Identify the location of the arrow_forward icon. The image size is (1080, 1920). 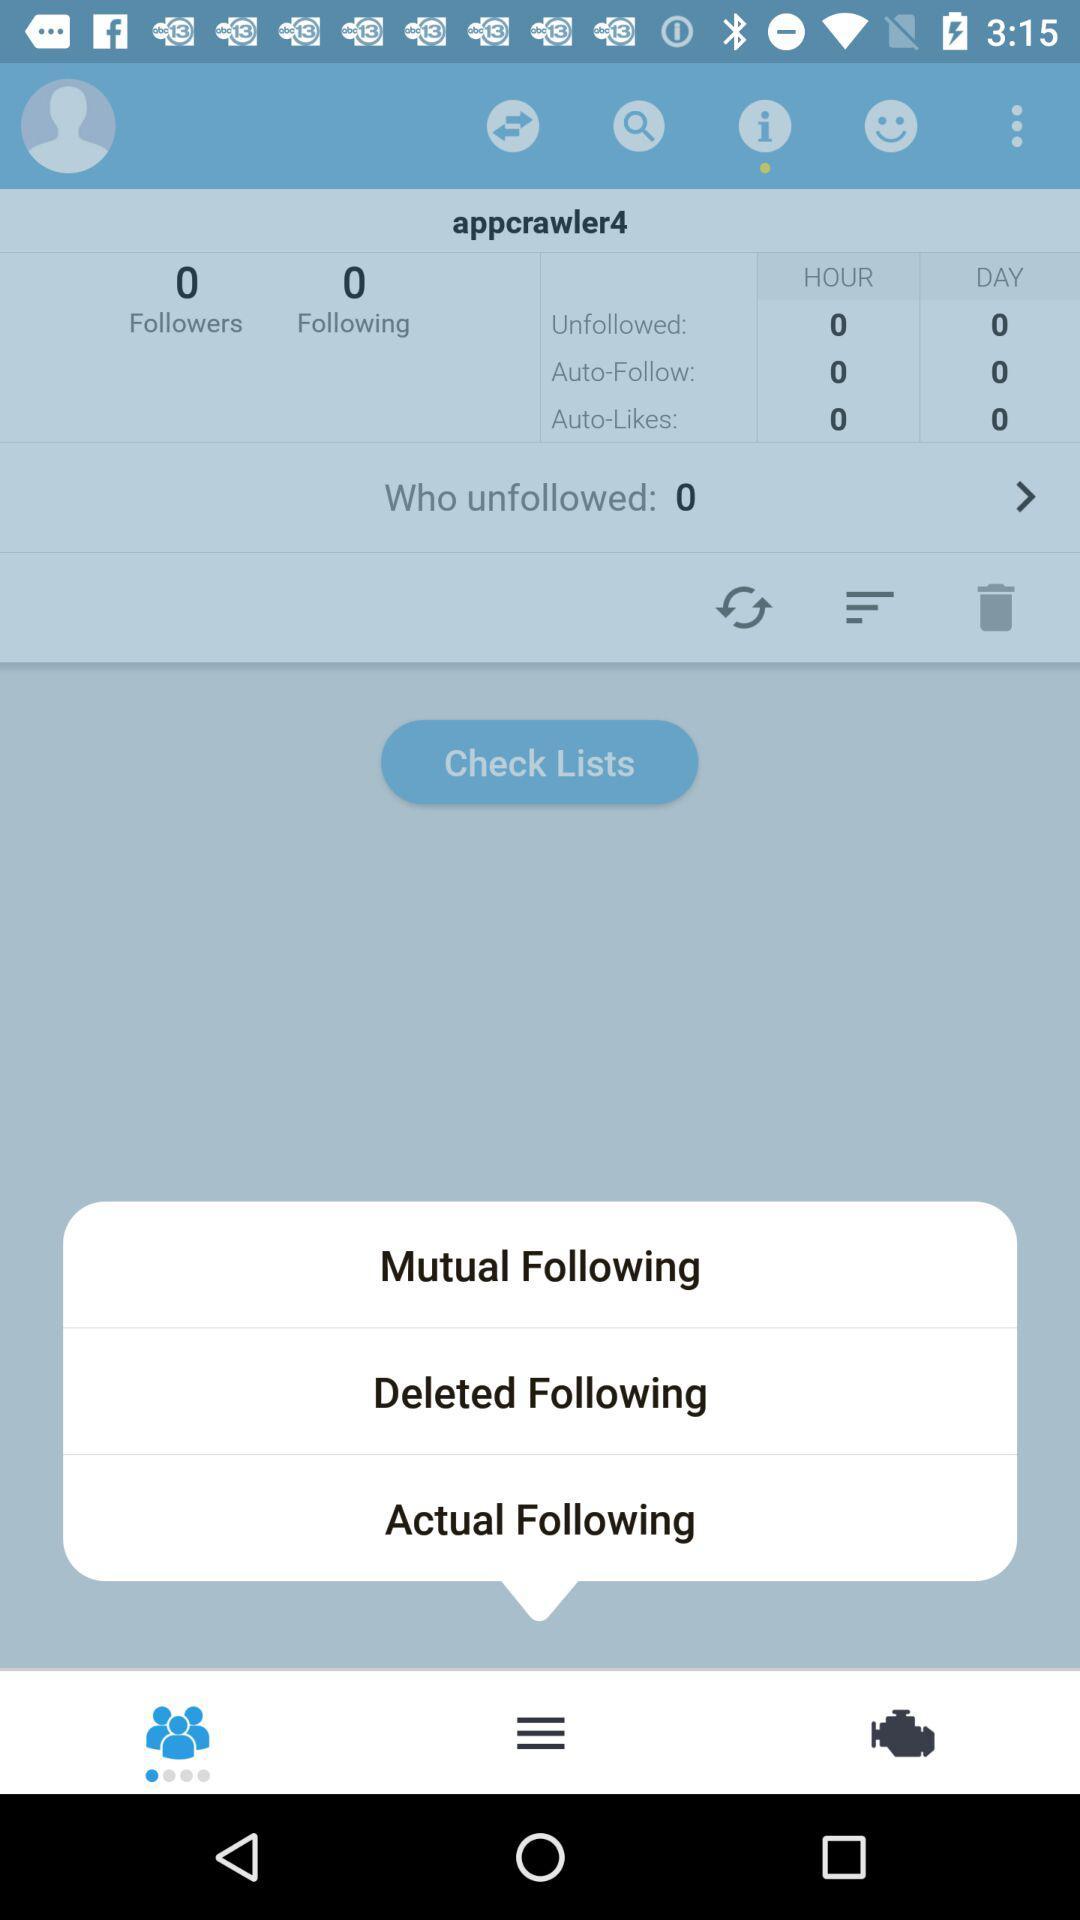
(1024, 496).